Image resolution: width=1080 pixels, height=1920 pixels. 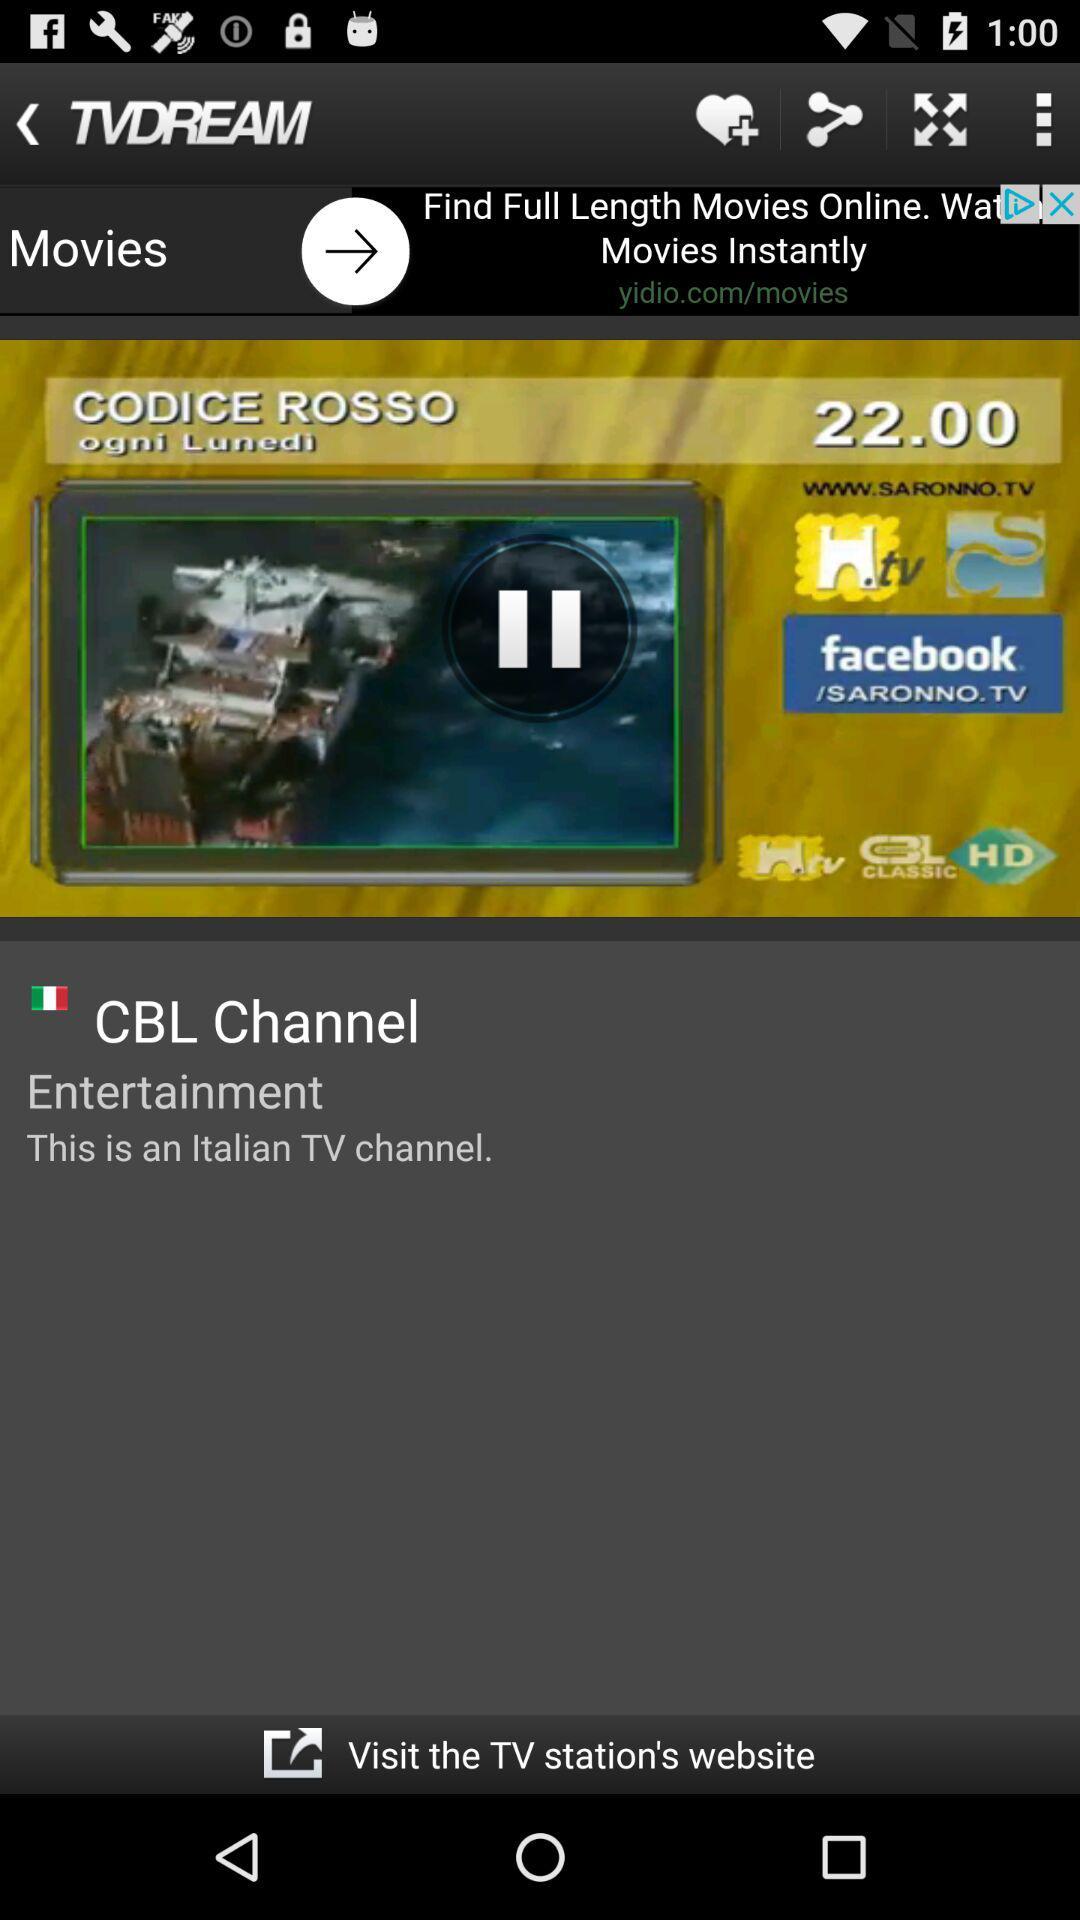 What do you see at coordinates (292, 1753) in the screenshot?
I see `site` at bounding box center [292, 1753].